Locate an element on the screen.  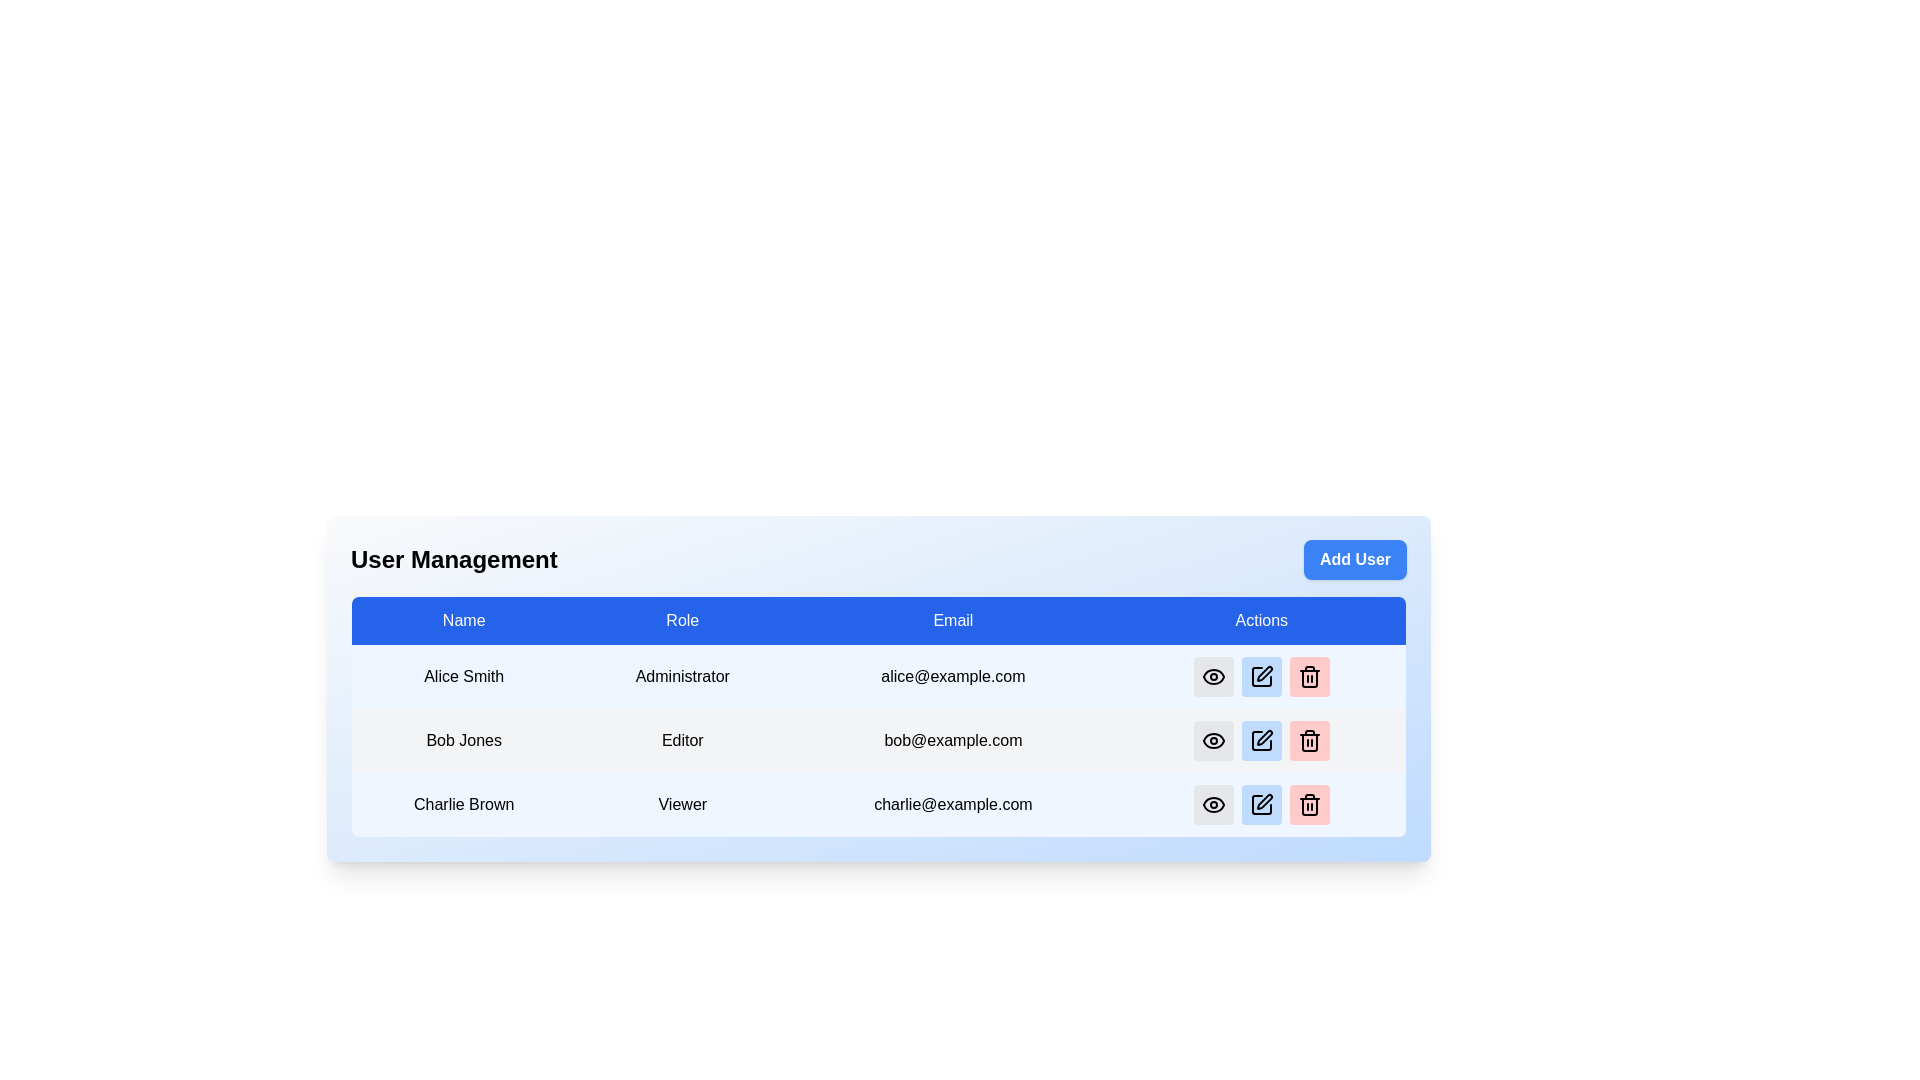
the text element displaying the email address of user Charlie Brown, located in the third row under the 'Email' column is located at coordinates (952, 804).